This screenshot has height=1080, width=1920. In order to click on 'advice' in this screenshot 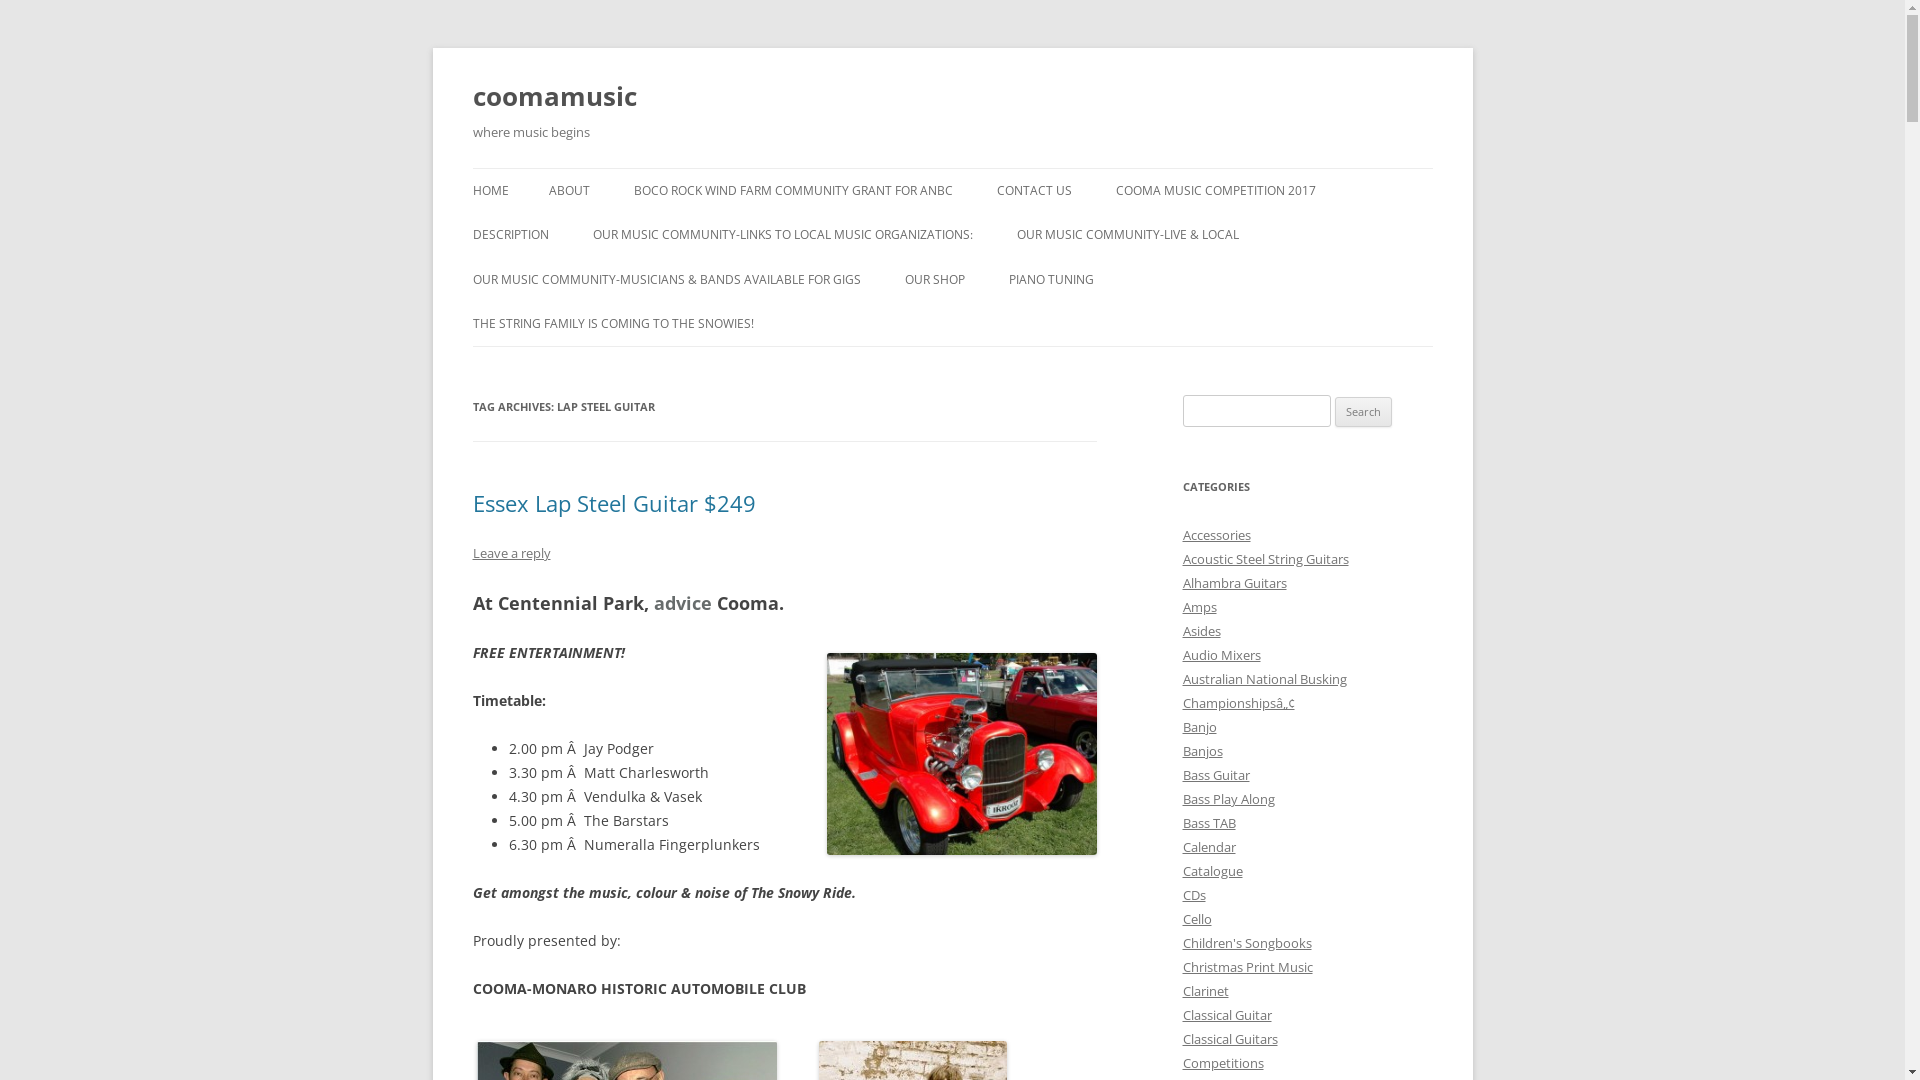, I will do `click(682, 601)`.